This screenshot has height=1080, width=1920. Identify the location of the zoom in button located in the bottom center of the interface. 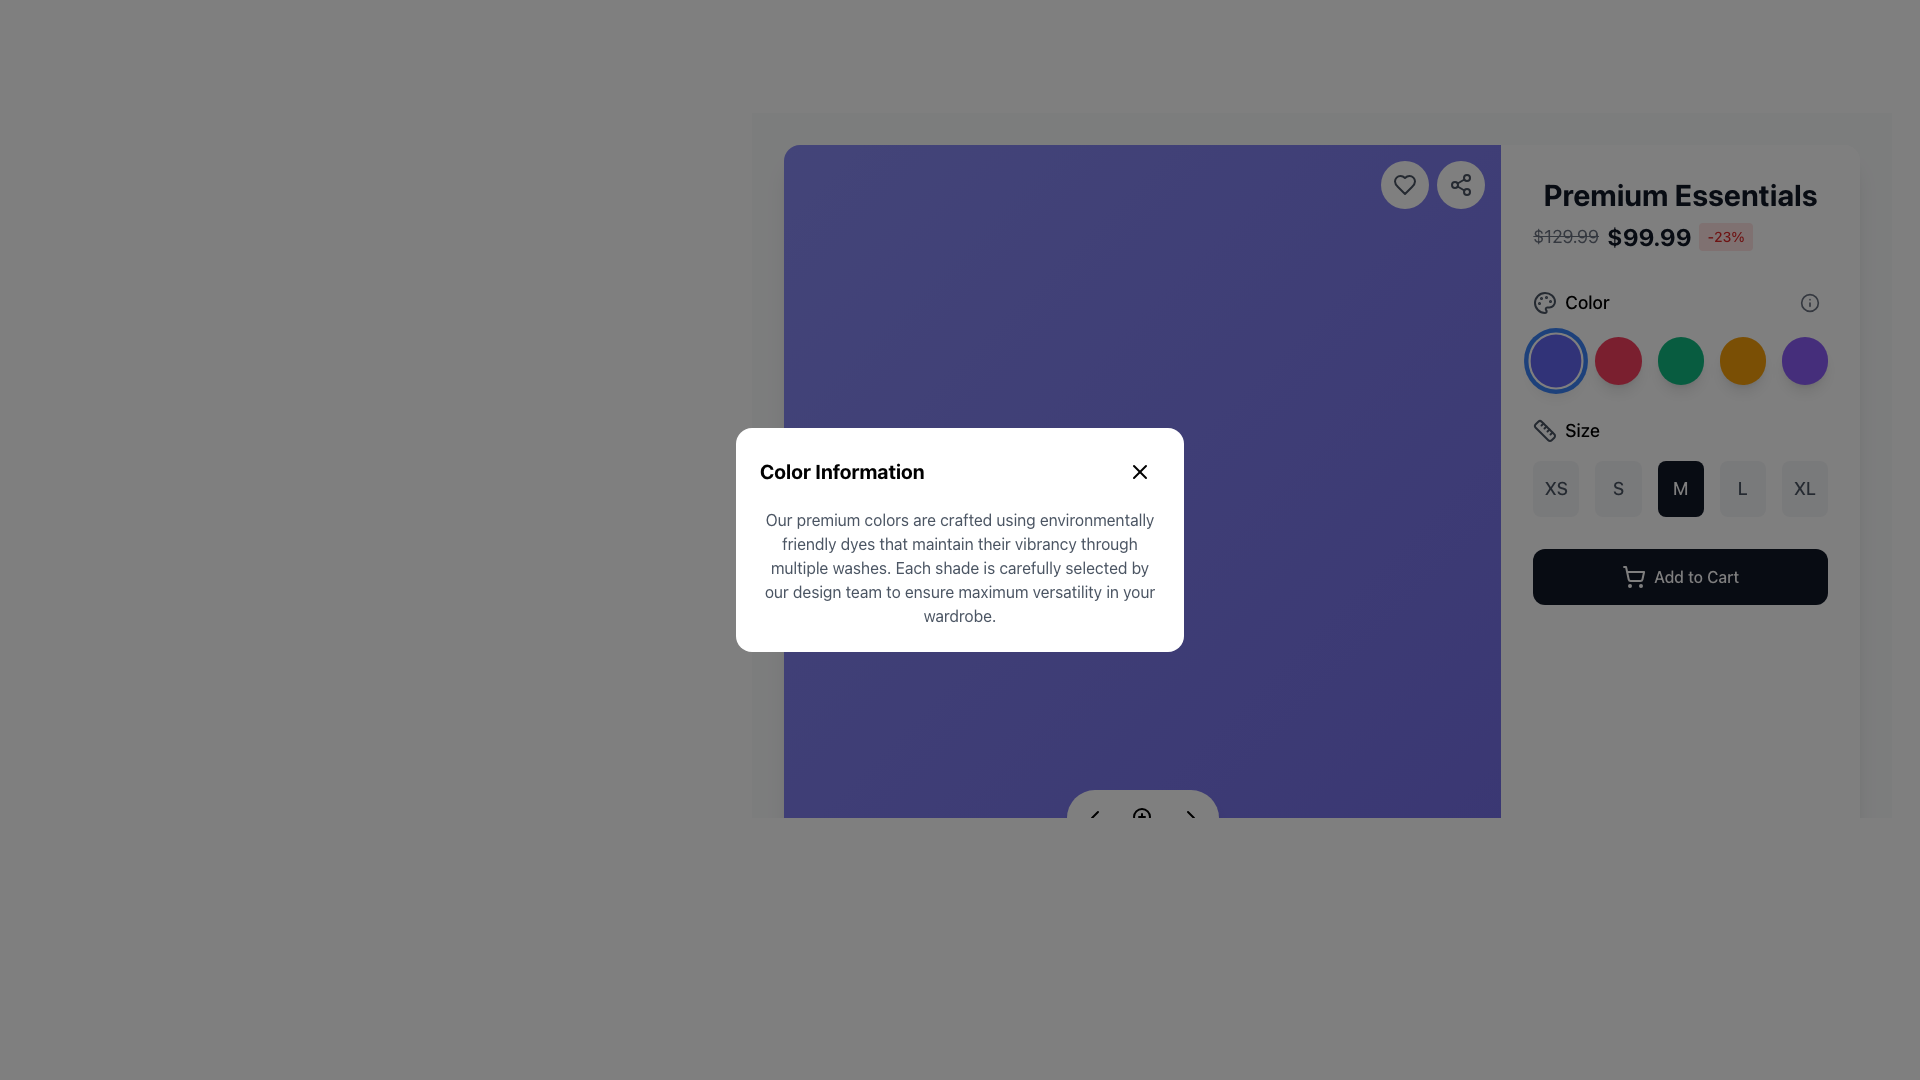
(1142, 818).